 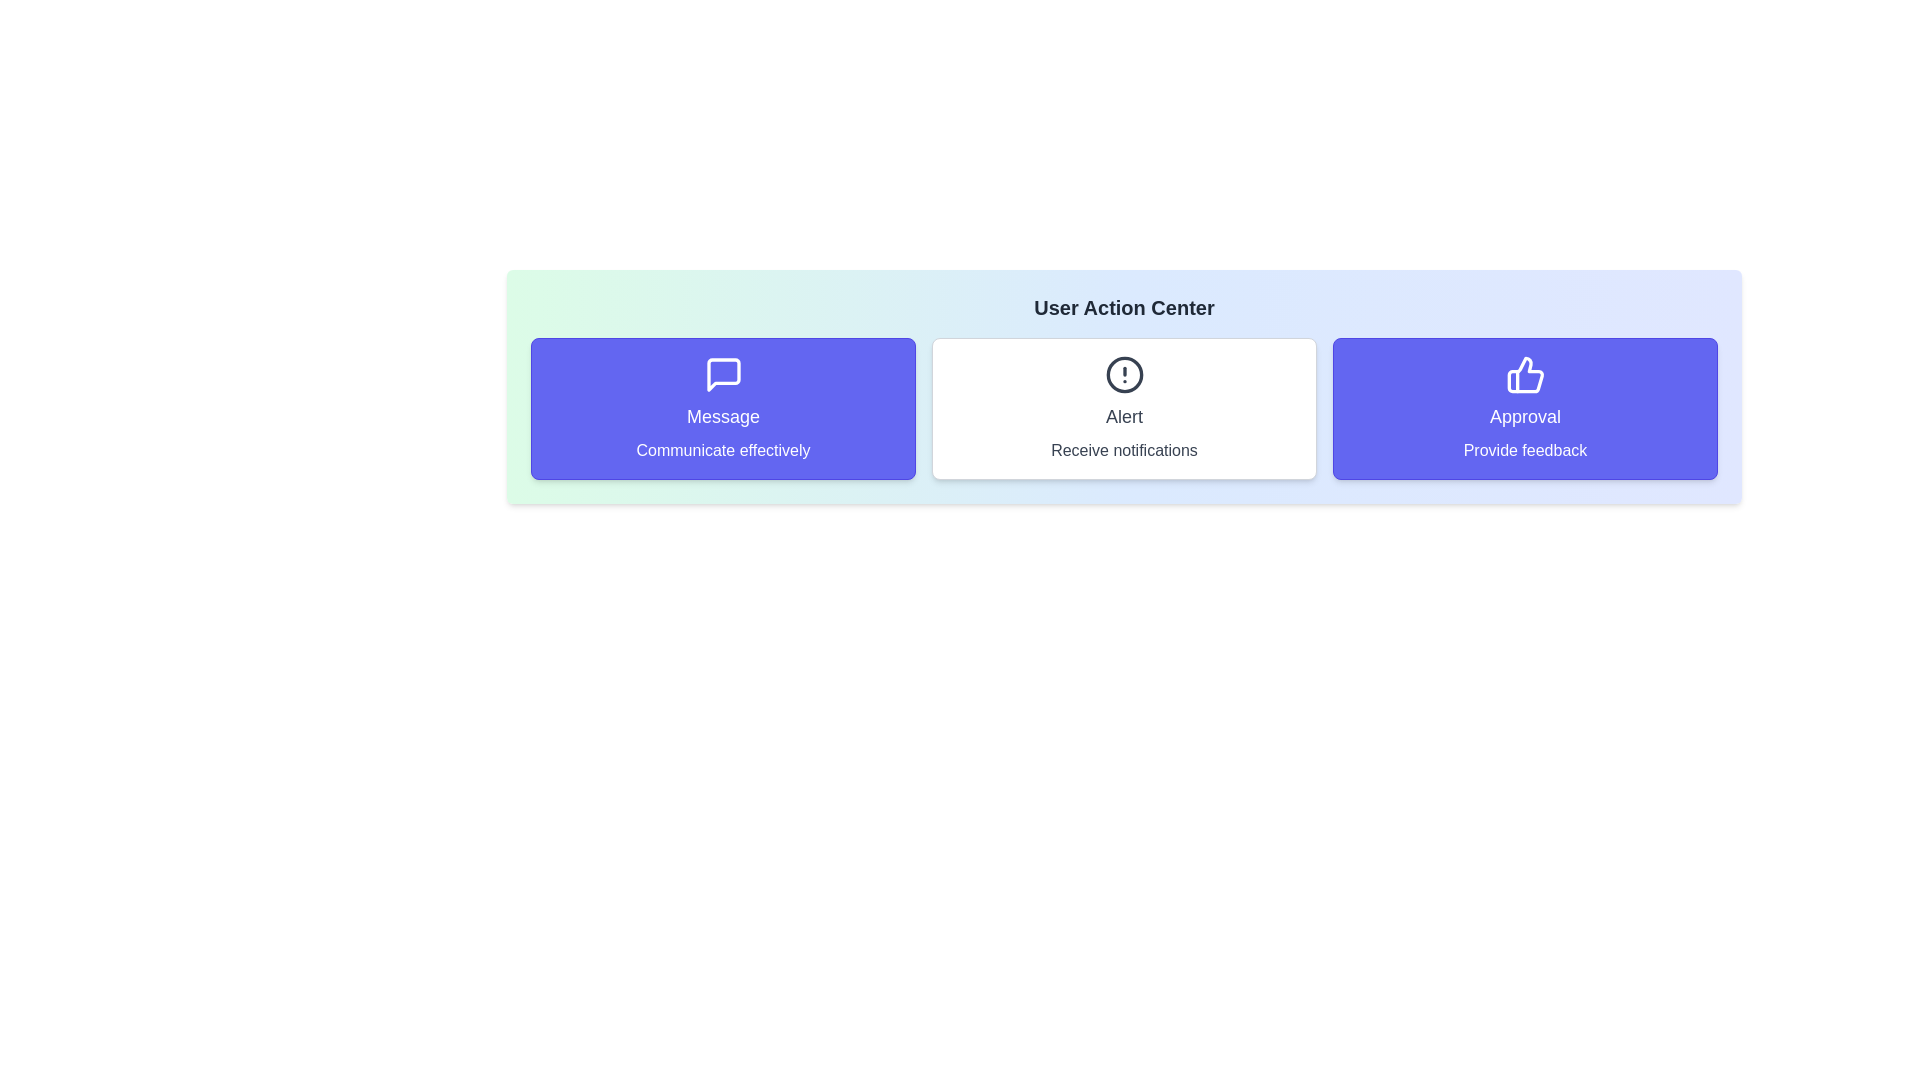 I want to click on the action card corresponding to Approval, so click(x=1524, y=407).